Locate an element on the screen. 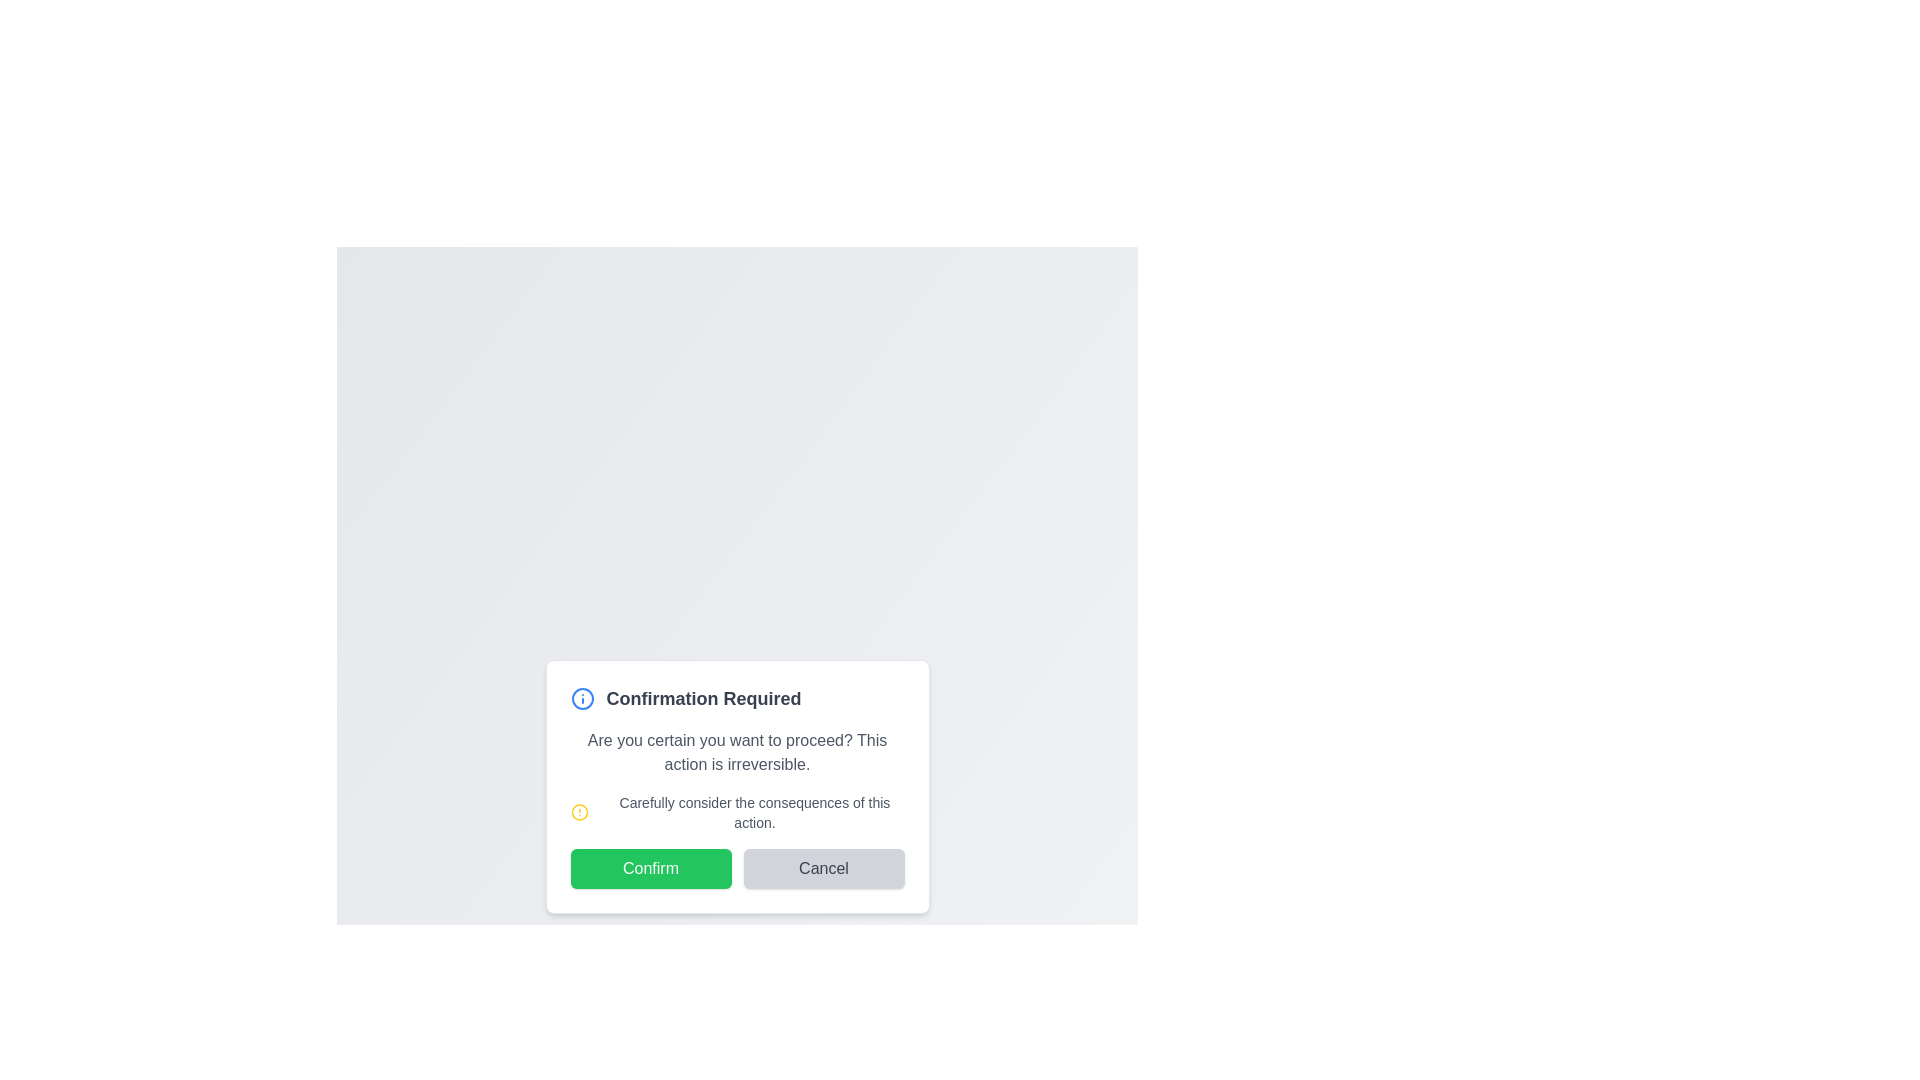 This screenshot has height=1080, width=1920. the SVG circle representing part of the informational icon in the confirmation overlay at the top-left of the dialog box is located at coordinates (581, 697).